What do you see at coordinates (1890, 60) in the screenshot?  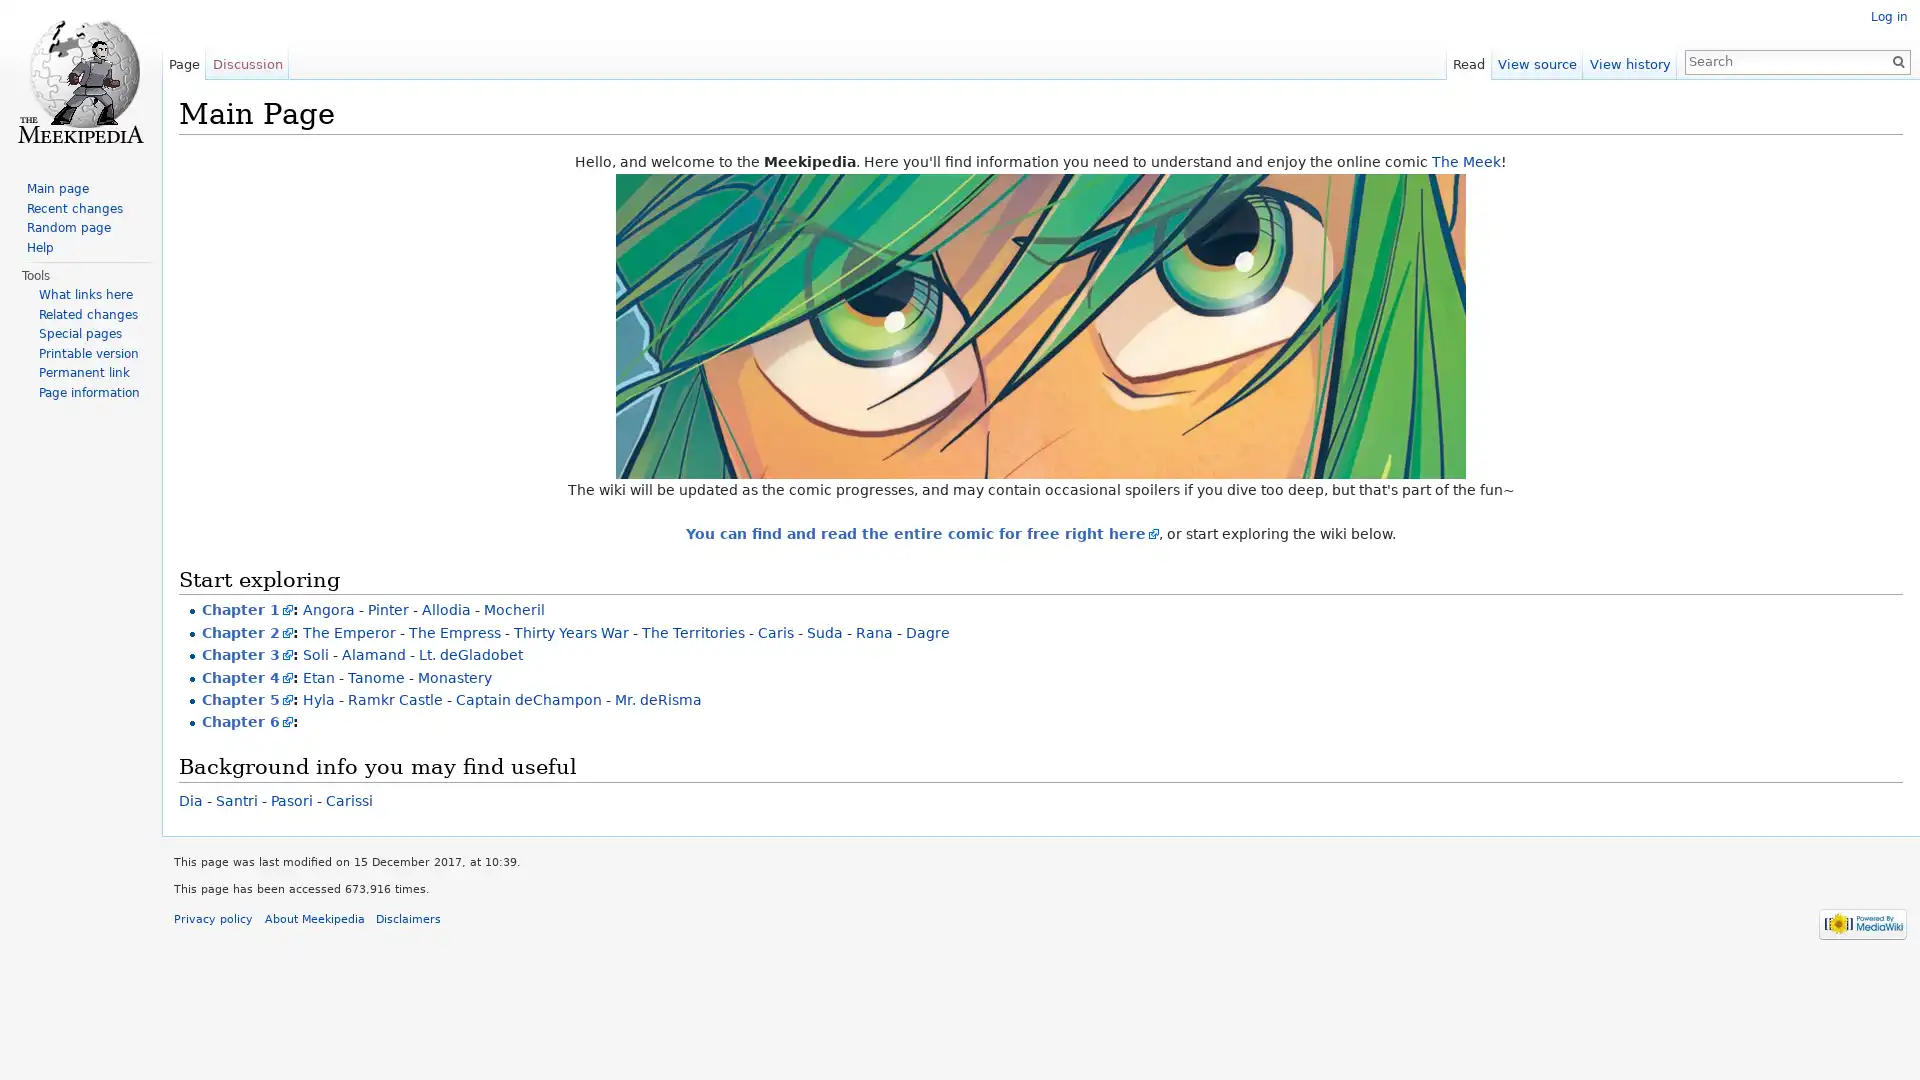 I see `Go` at bounding box center [1890, 60].